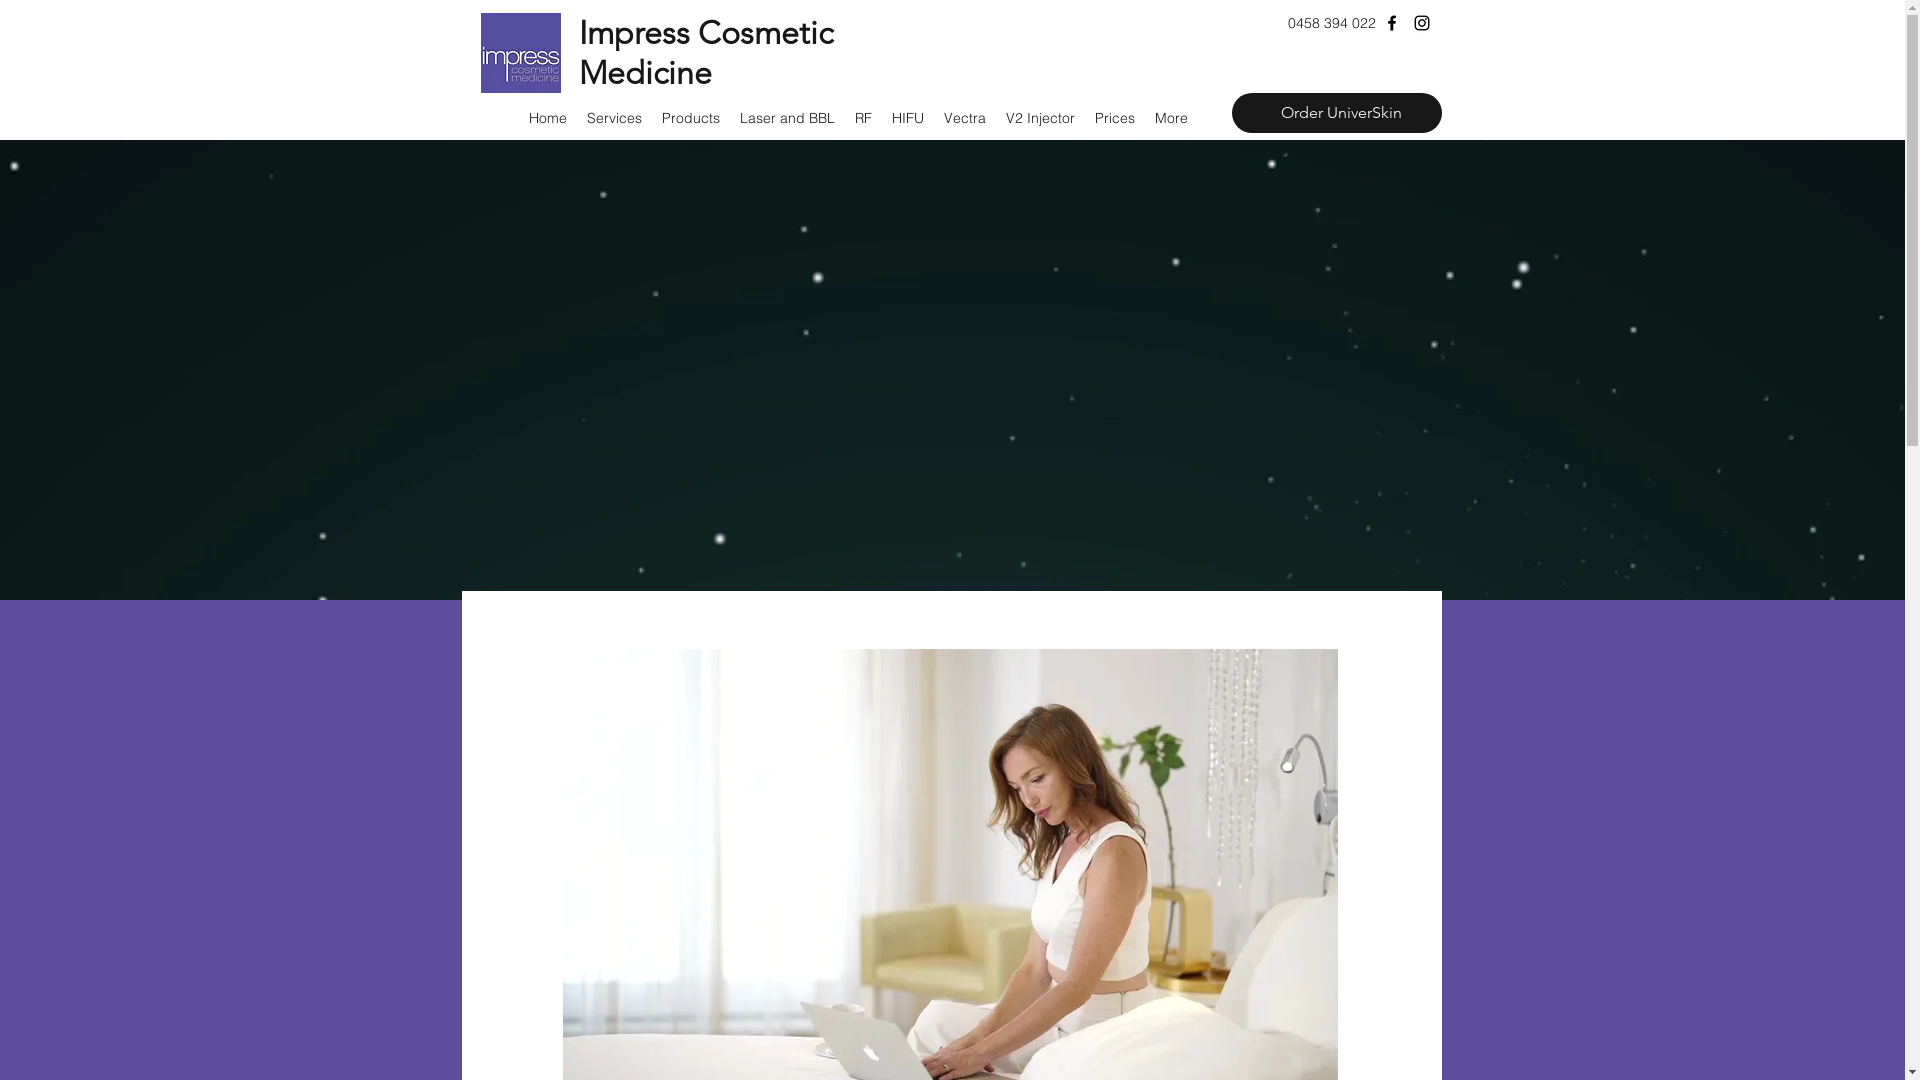  I want to click on 'Vectra', so click(964, 118).